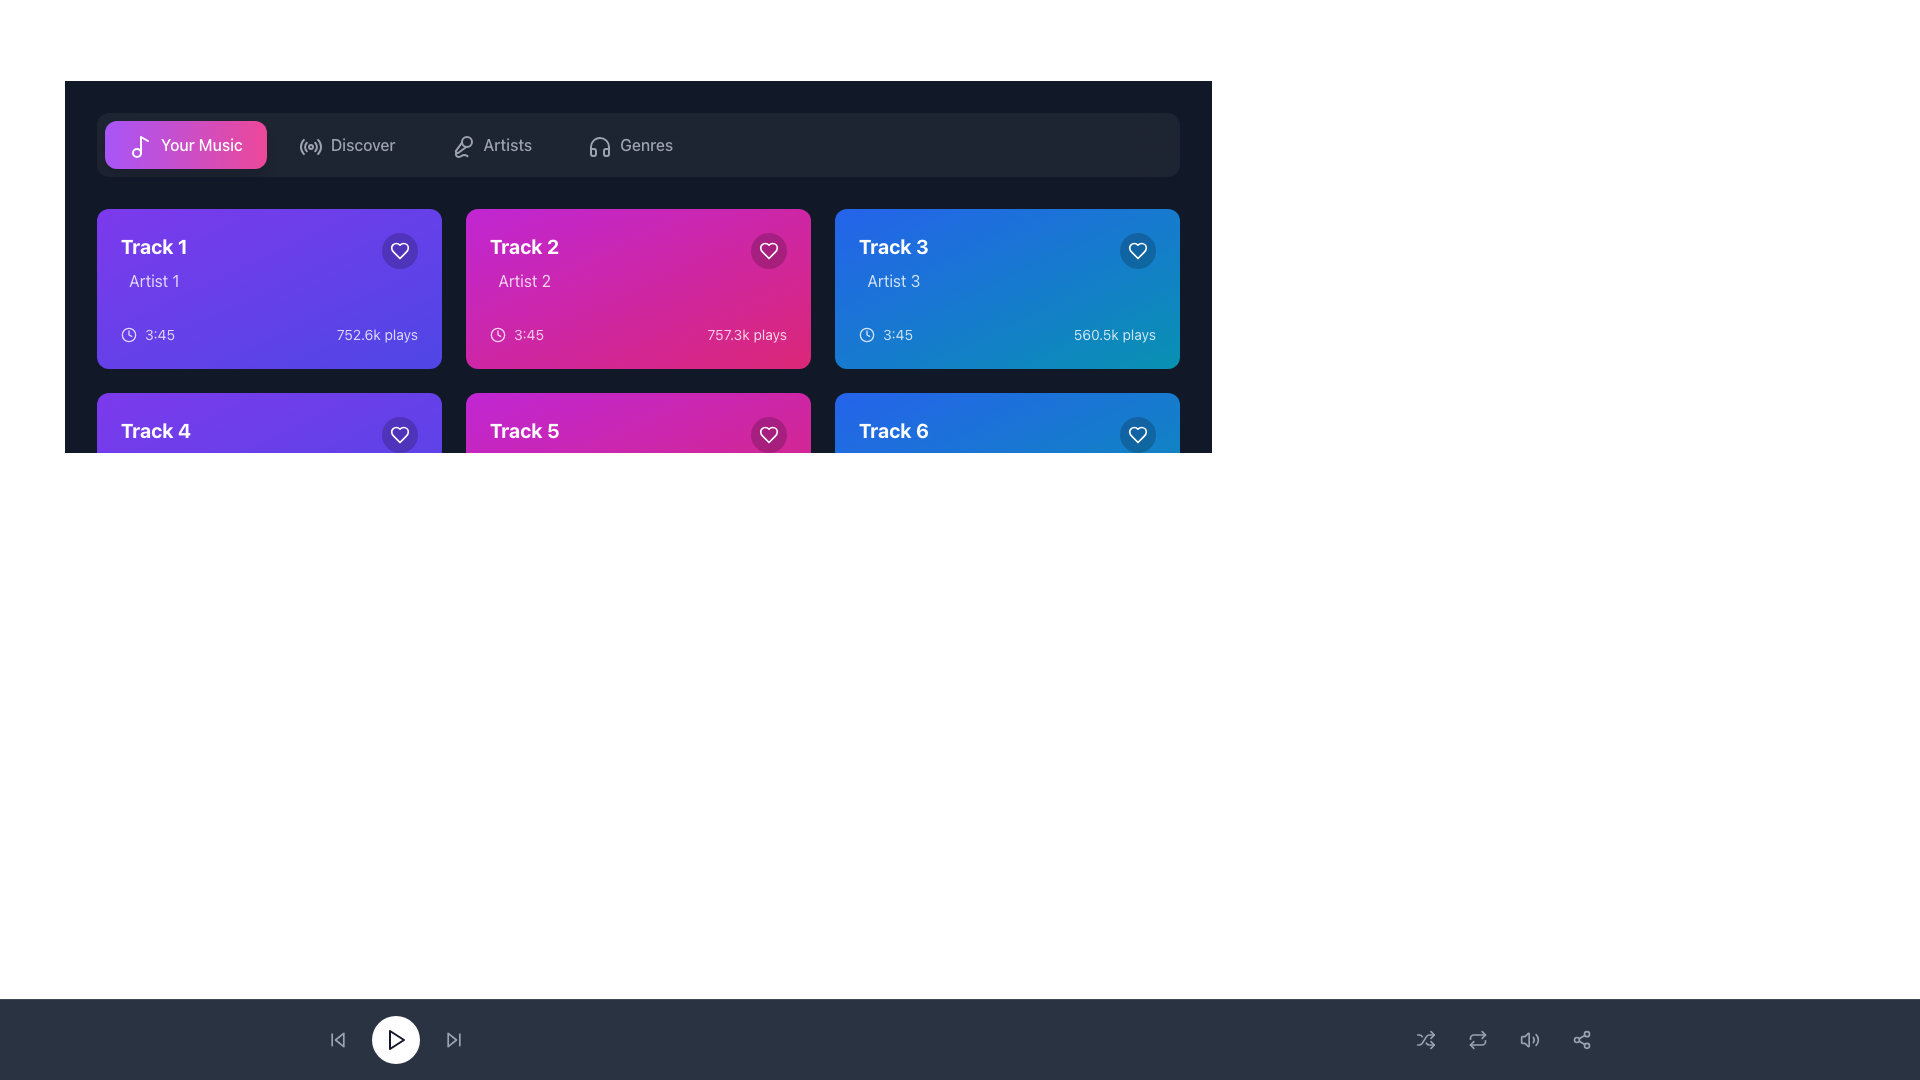 This screenshot has height=1080, width=1920. Describe the element at coordinates (347, 144) in the screenshot. I see `the 'Discover' button, which is a rectangular button with a gray font on a dark background and an icon resembling a radio signal, located in the horizontal navigation menu, second from the left` at that location.